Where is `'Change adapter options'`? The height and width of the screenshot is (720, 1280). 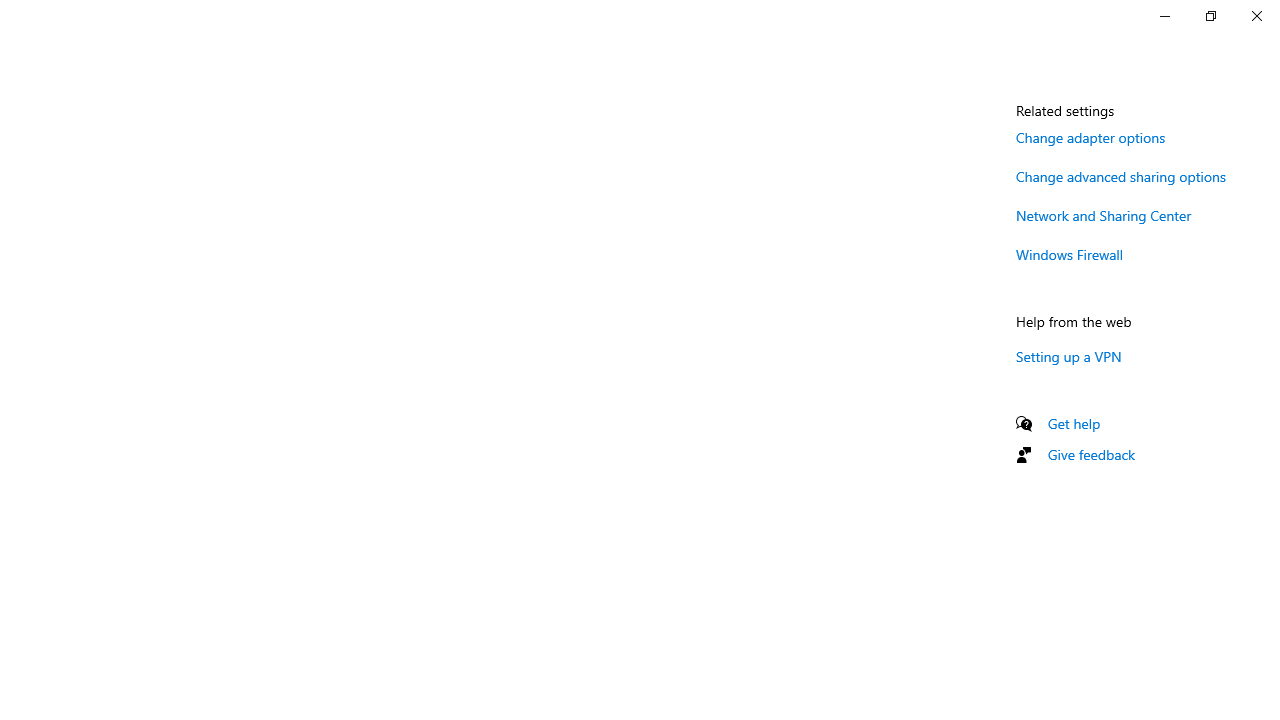 'Change adapter options' is located at coordinates (1090, 136).